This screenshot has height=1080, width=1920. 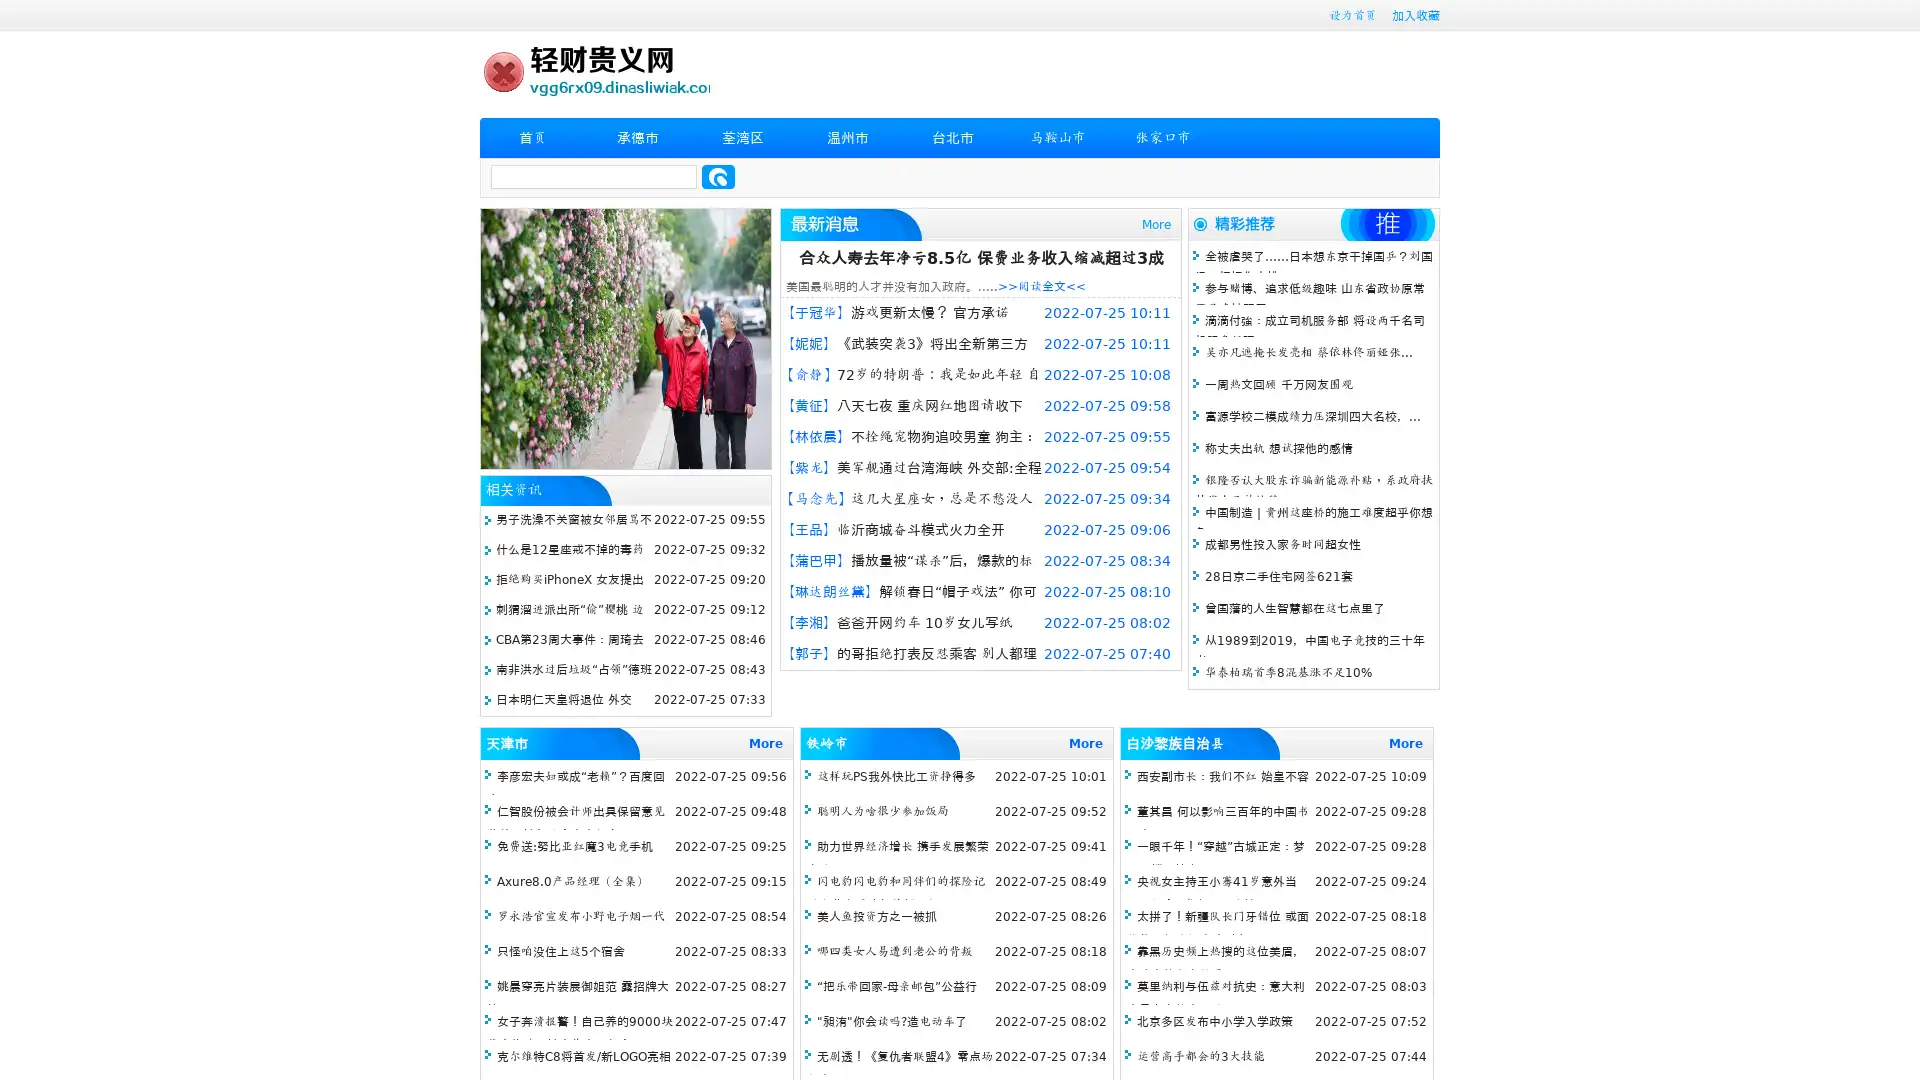 What do you see at coordinates (718, 176) in the screenshot?
I see `Search` at bounding box center [718, 176].